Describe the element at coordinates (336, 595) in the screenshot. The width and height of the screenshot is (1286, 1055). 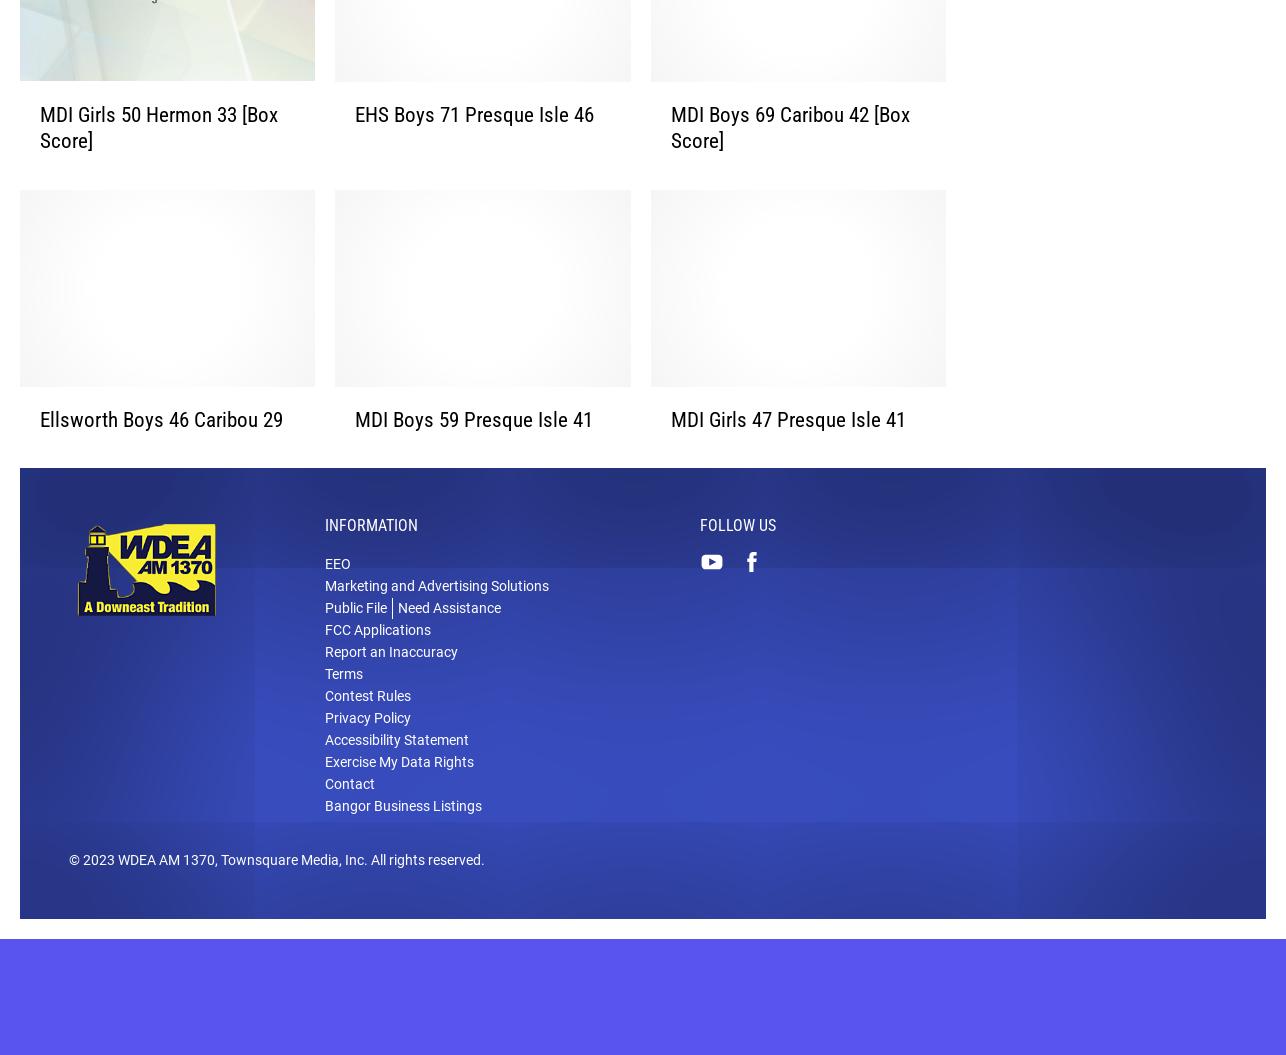
I see `'EEO'` at that location.